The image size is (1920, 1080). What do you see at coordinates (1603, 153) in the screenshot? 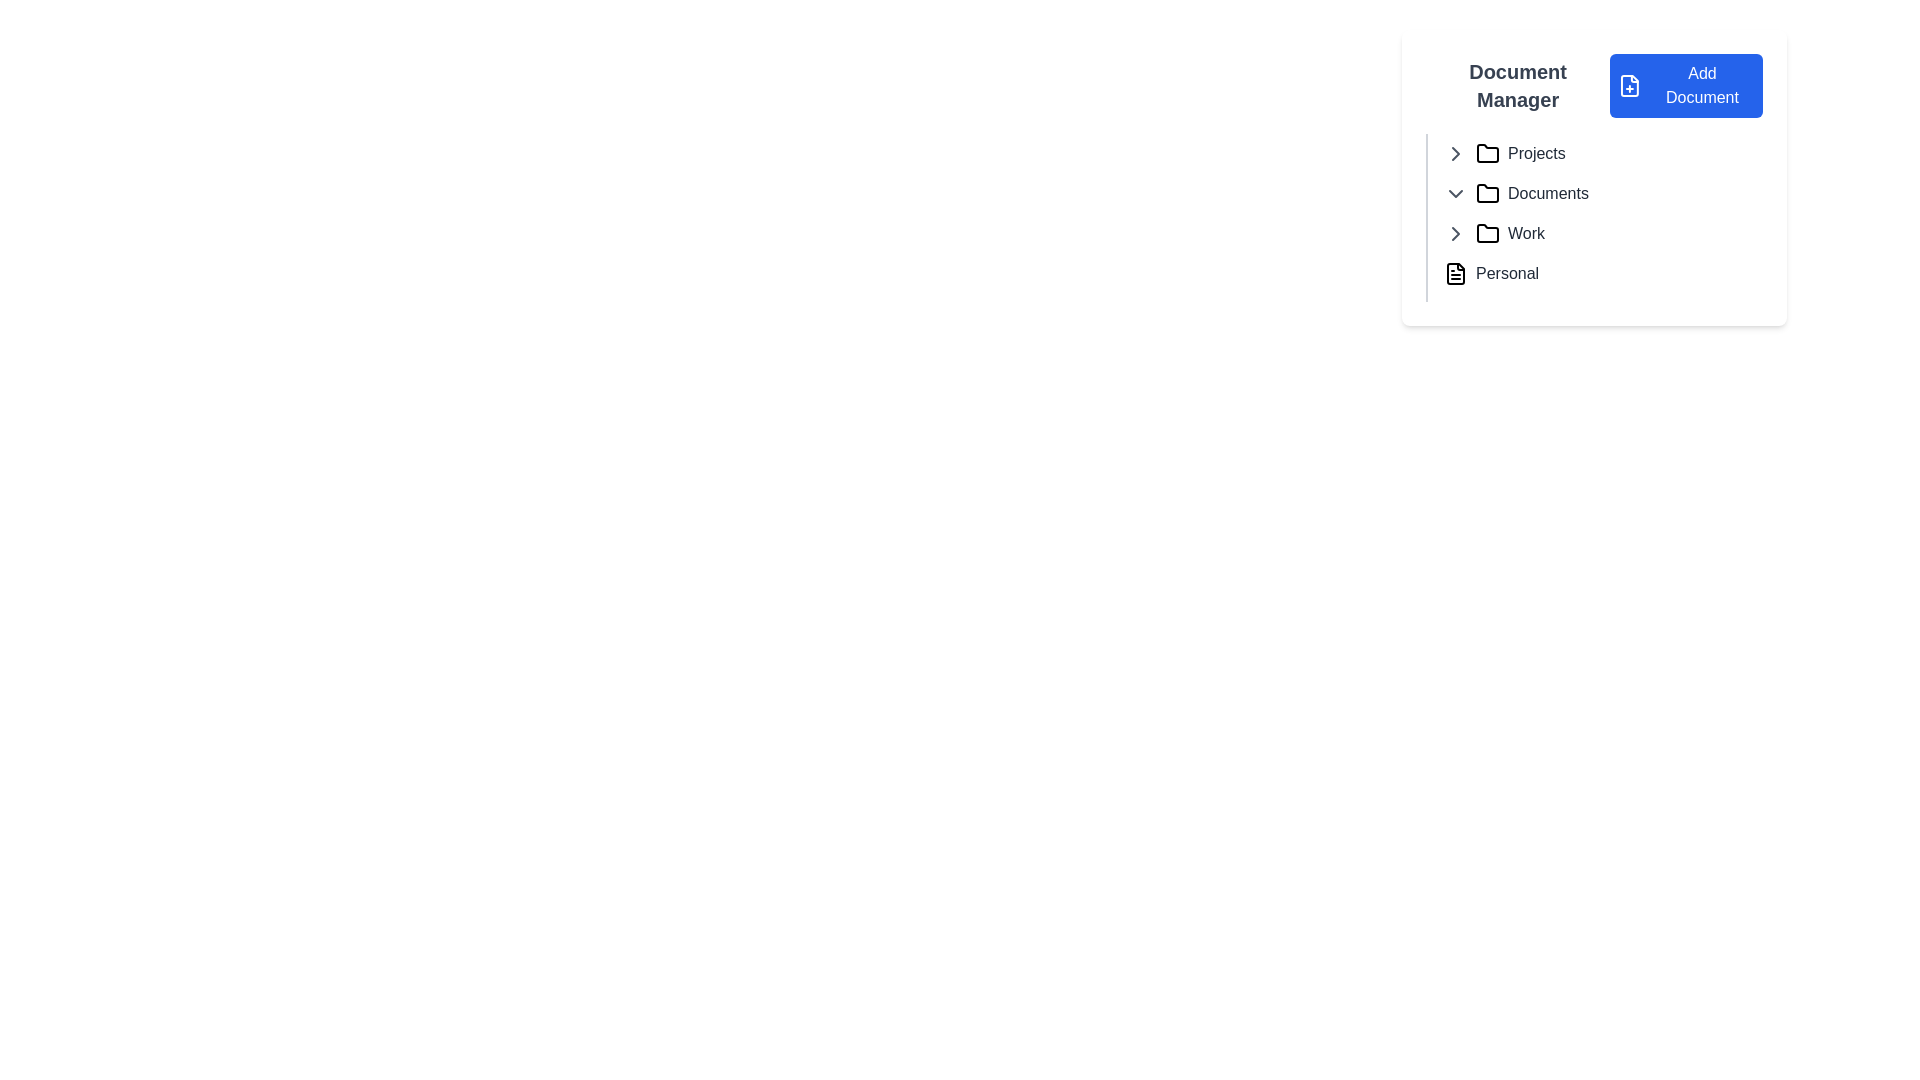
I see `the 'Projects' collapsible menu item in the sidebar` at bounding box center [1603, 153].